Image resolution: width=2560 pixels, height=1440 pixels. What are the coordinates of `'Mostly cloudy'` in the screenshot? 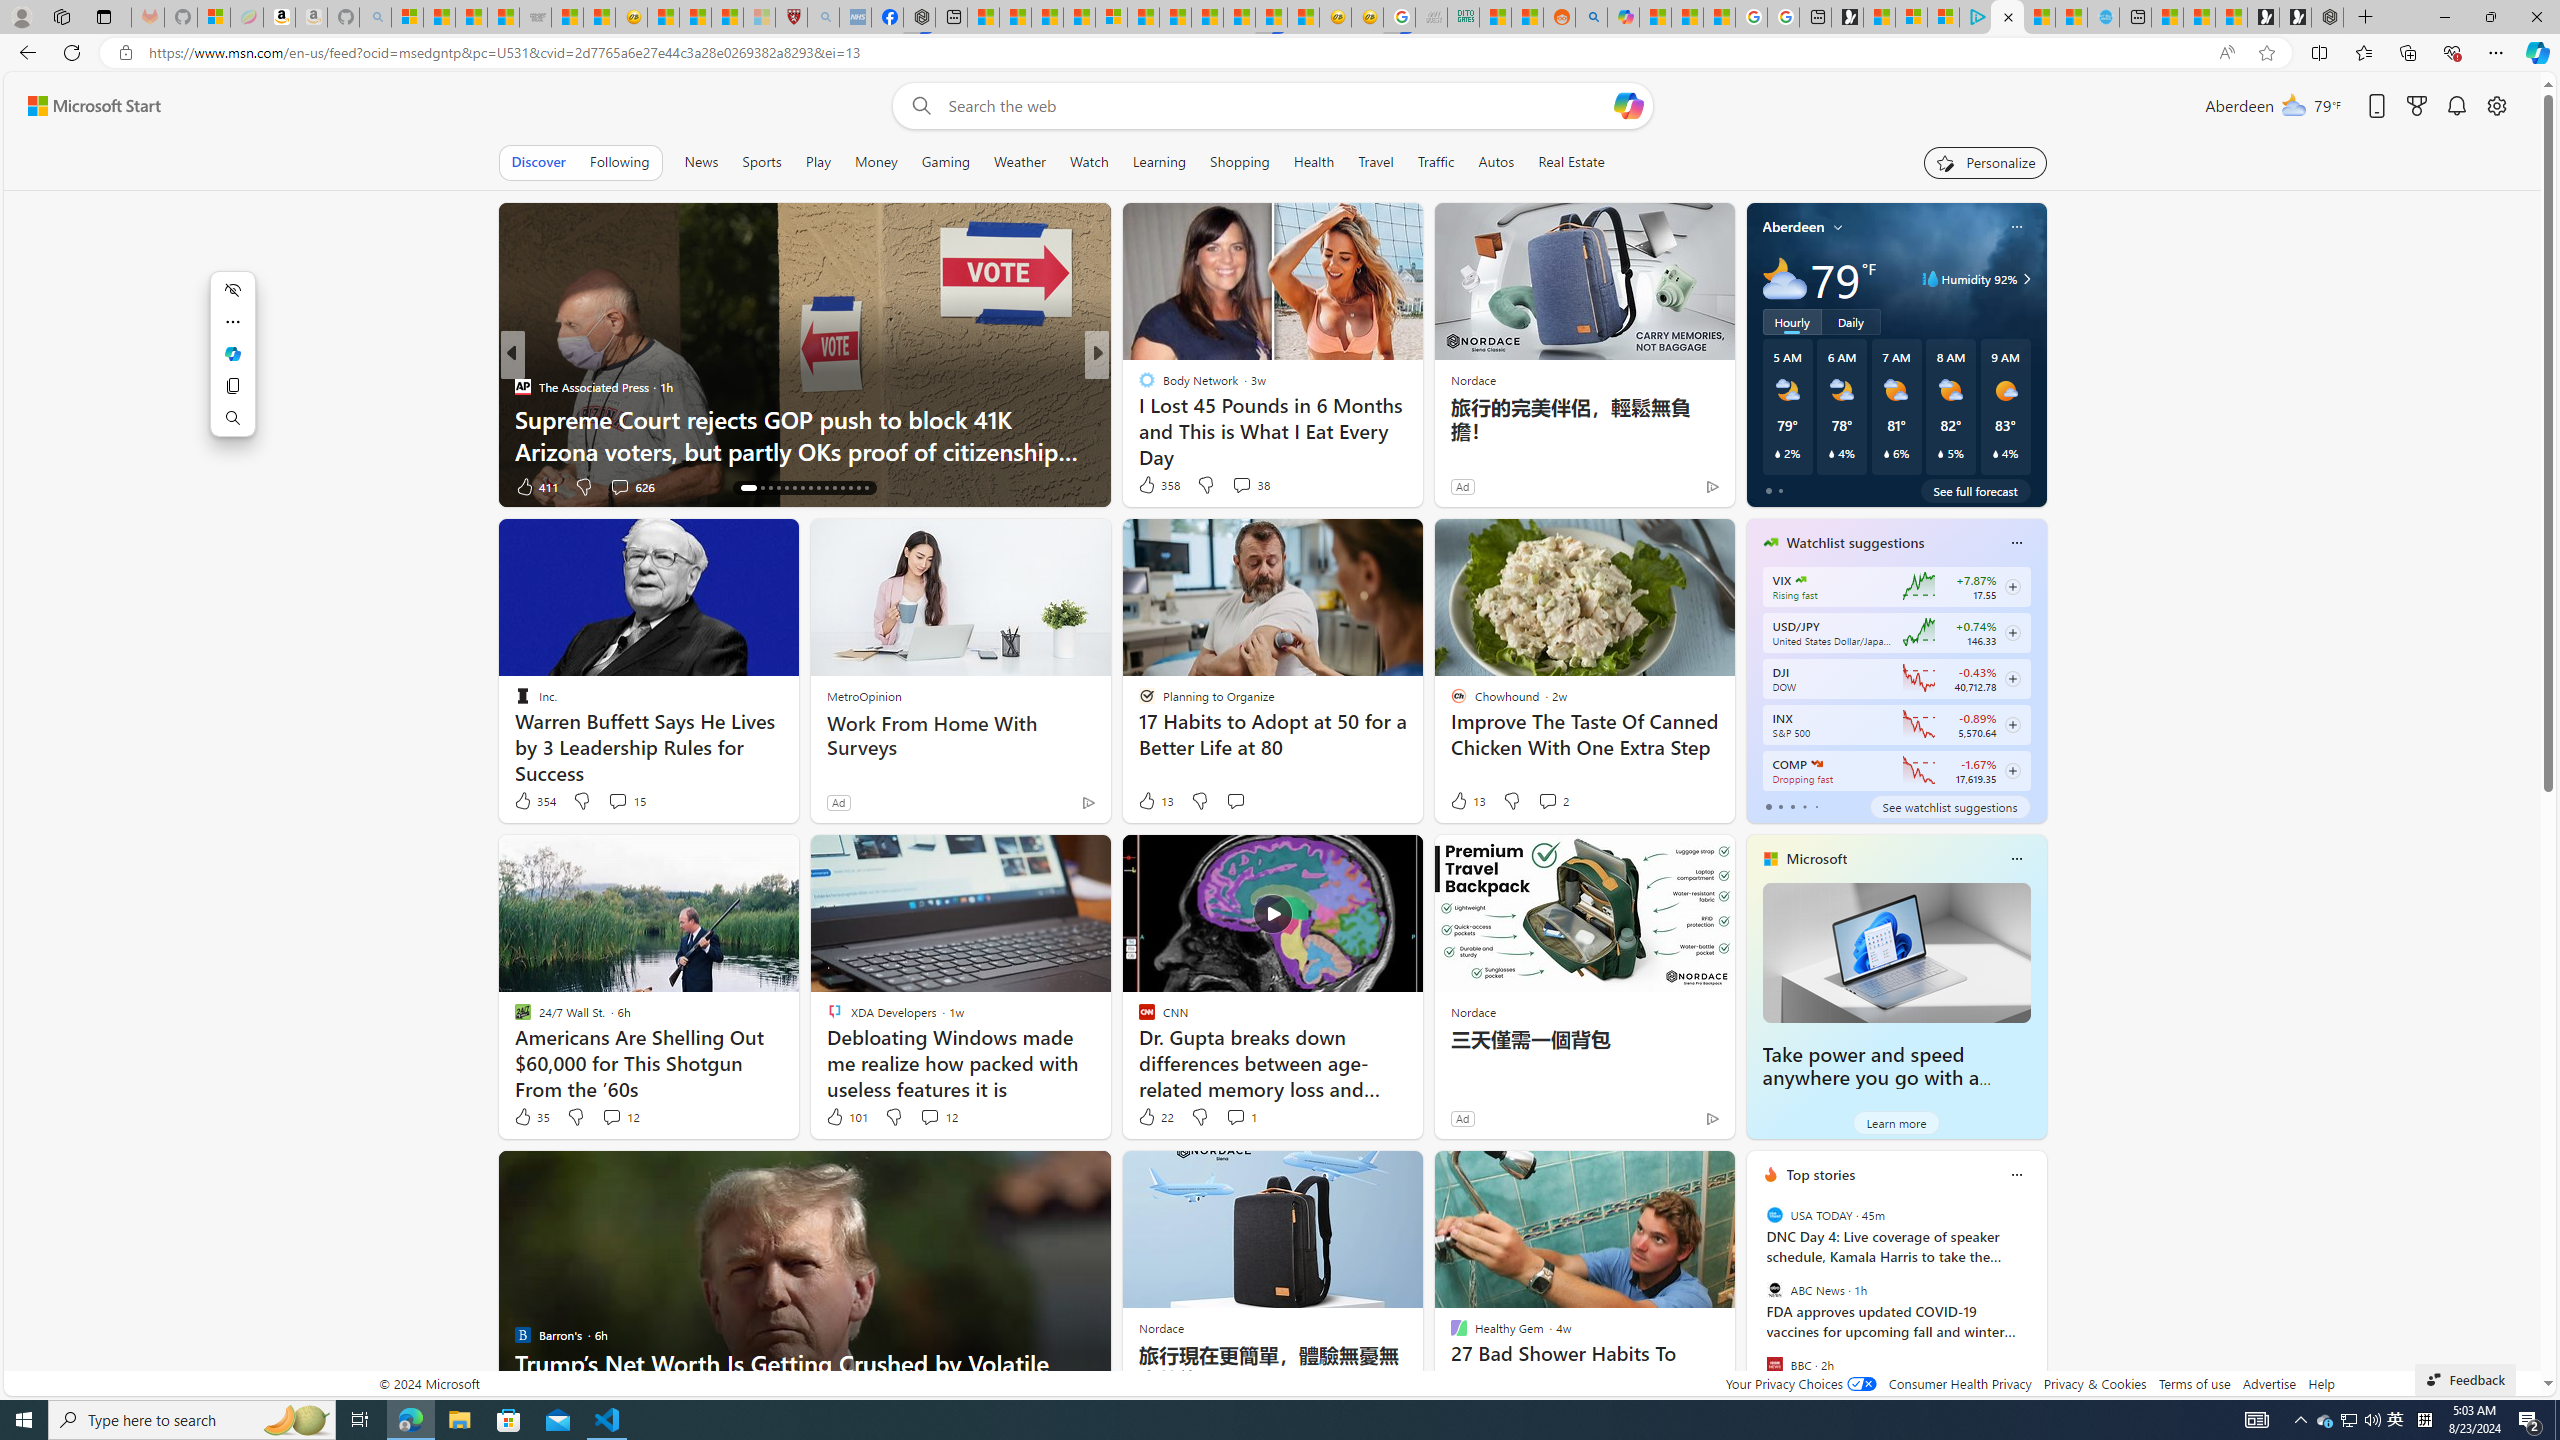 It's located at (1784, 277).